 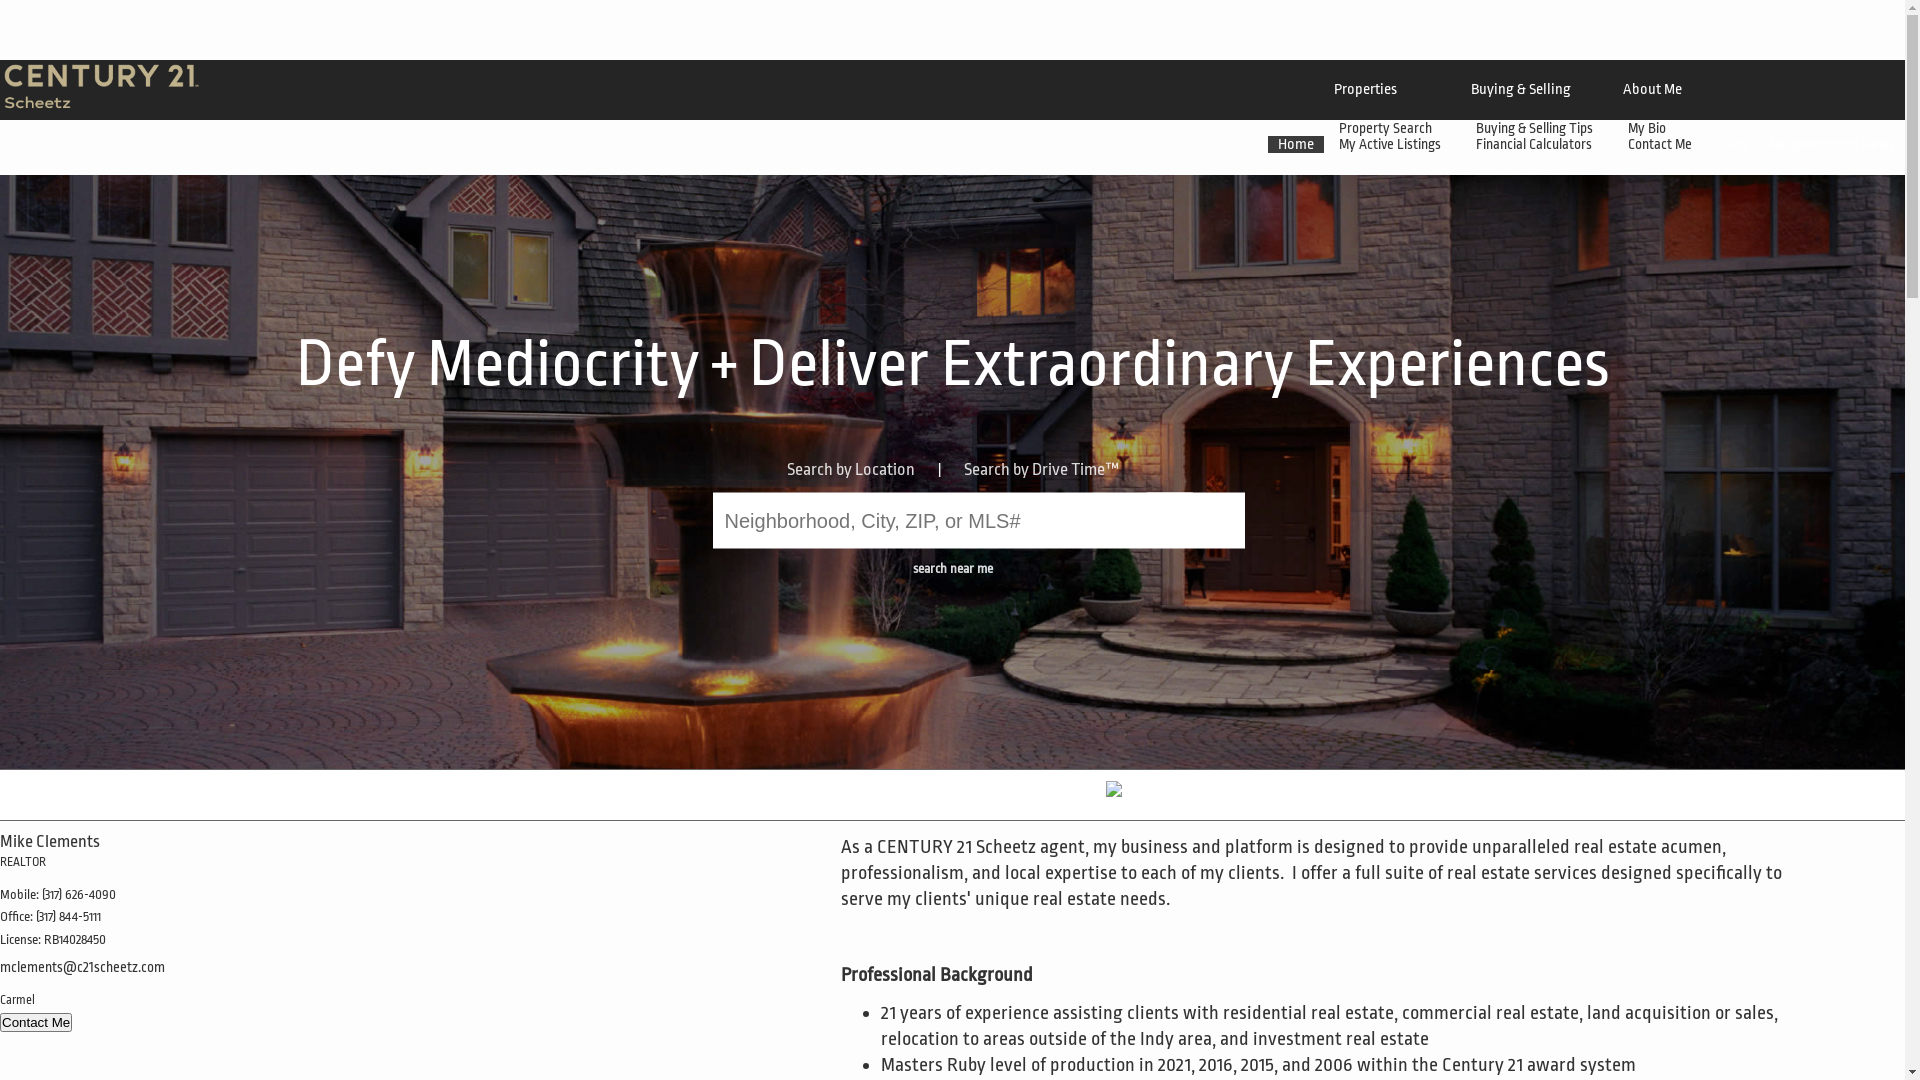 What do you see at coordinates (1535, 142) in the screenshot?
I see `'Financial Calculators'` at bounding box center [1535, 142].